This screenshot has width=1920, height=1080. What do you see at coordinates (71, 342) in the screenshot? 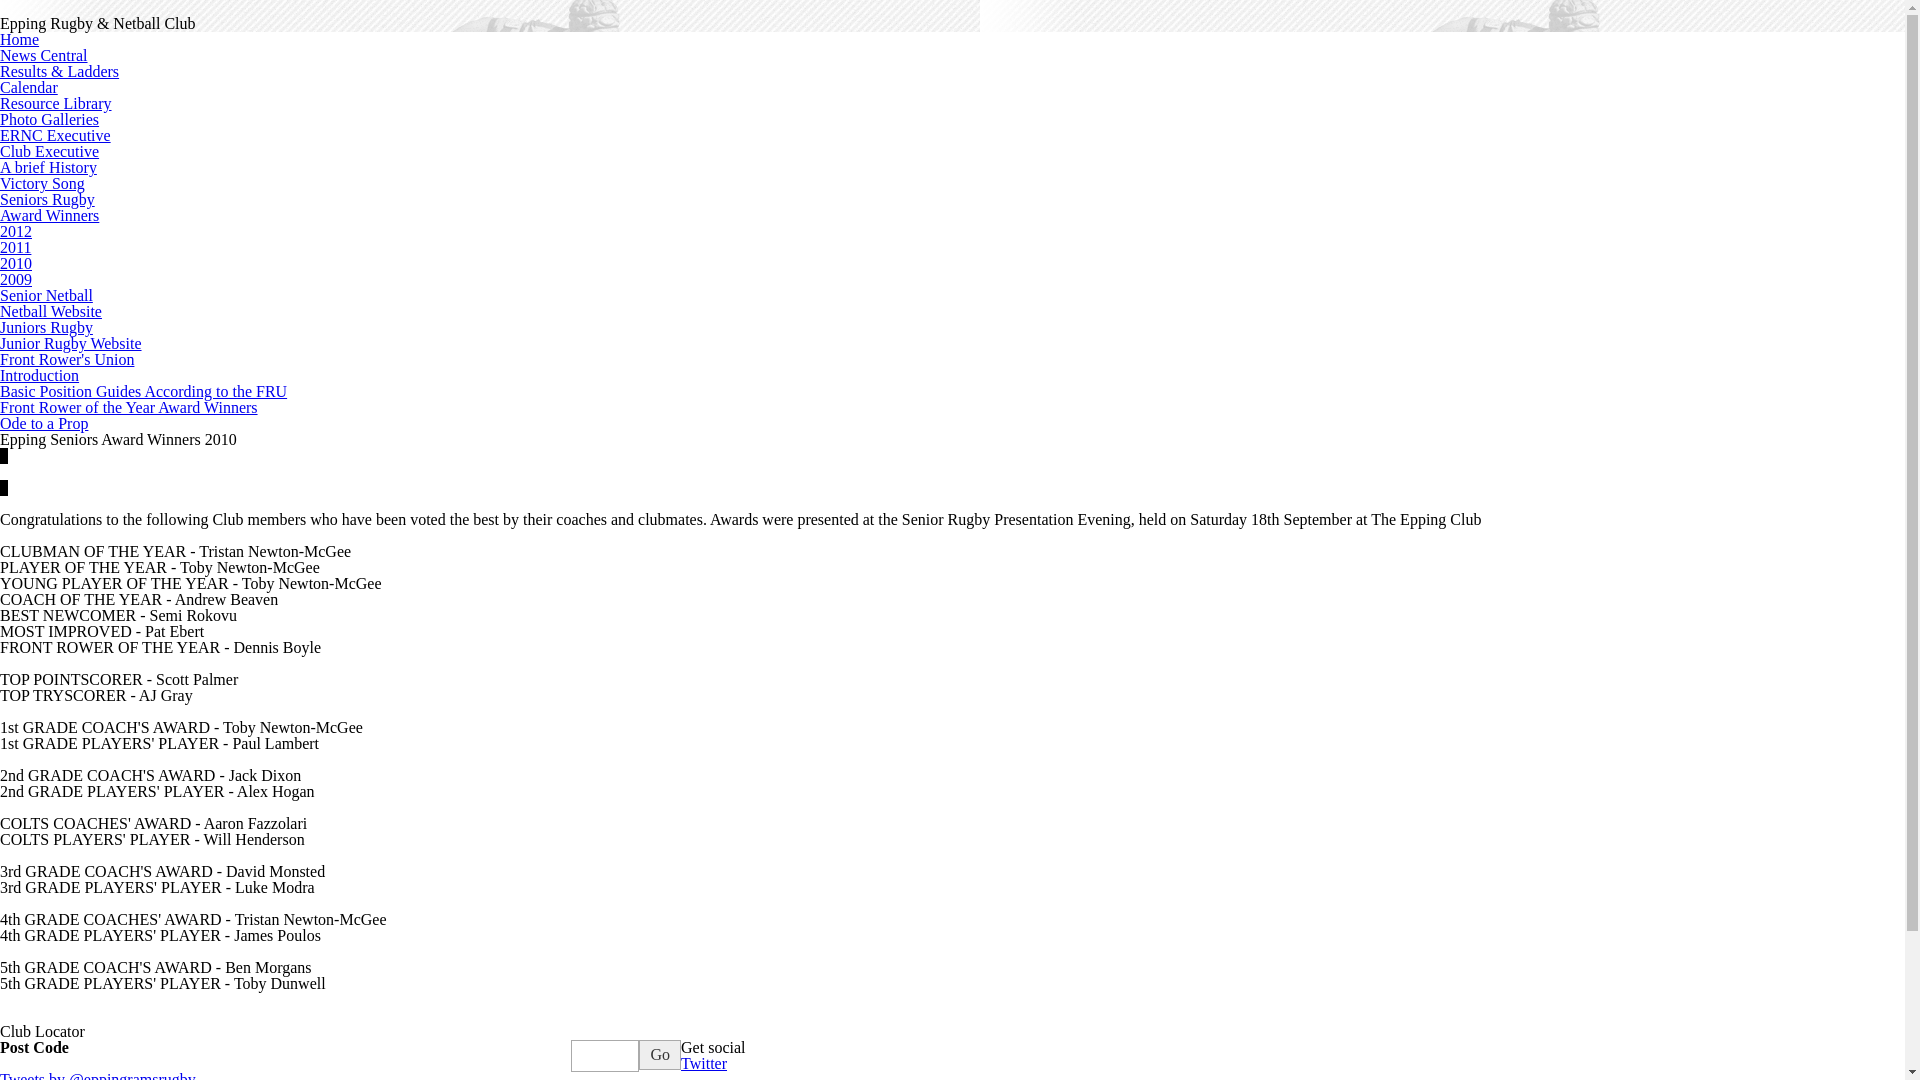
I see `'Junior Rugby Website'` at bounding box center [71, 342].